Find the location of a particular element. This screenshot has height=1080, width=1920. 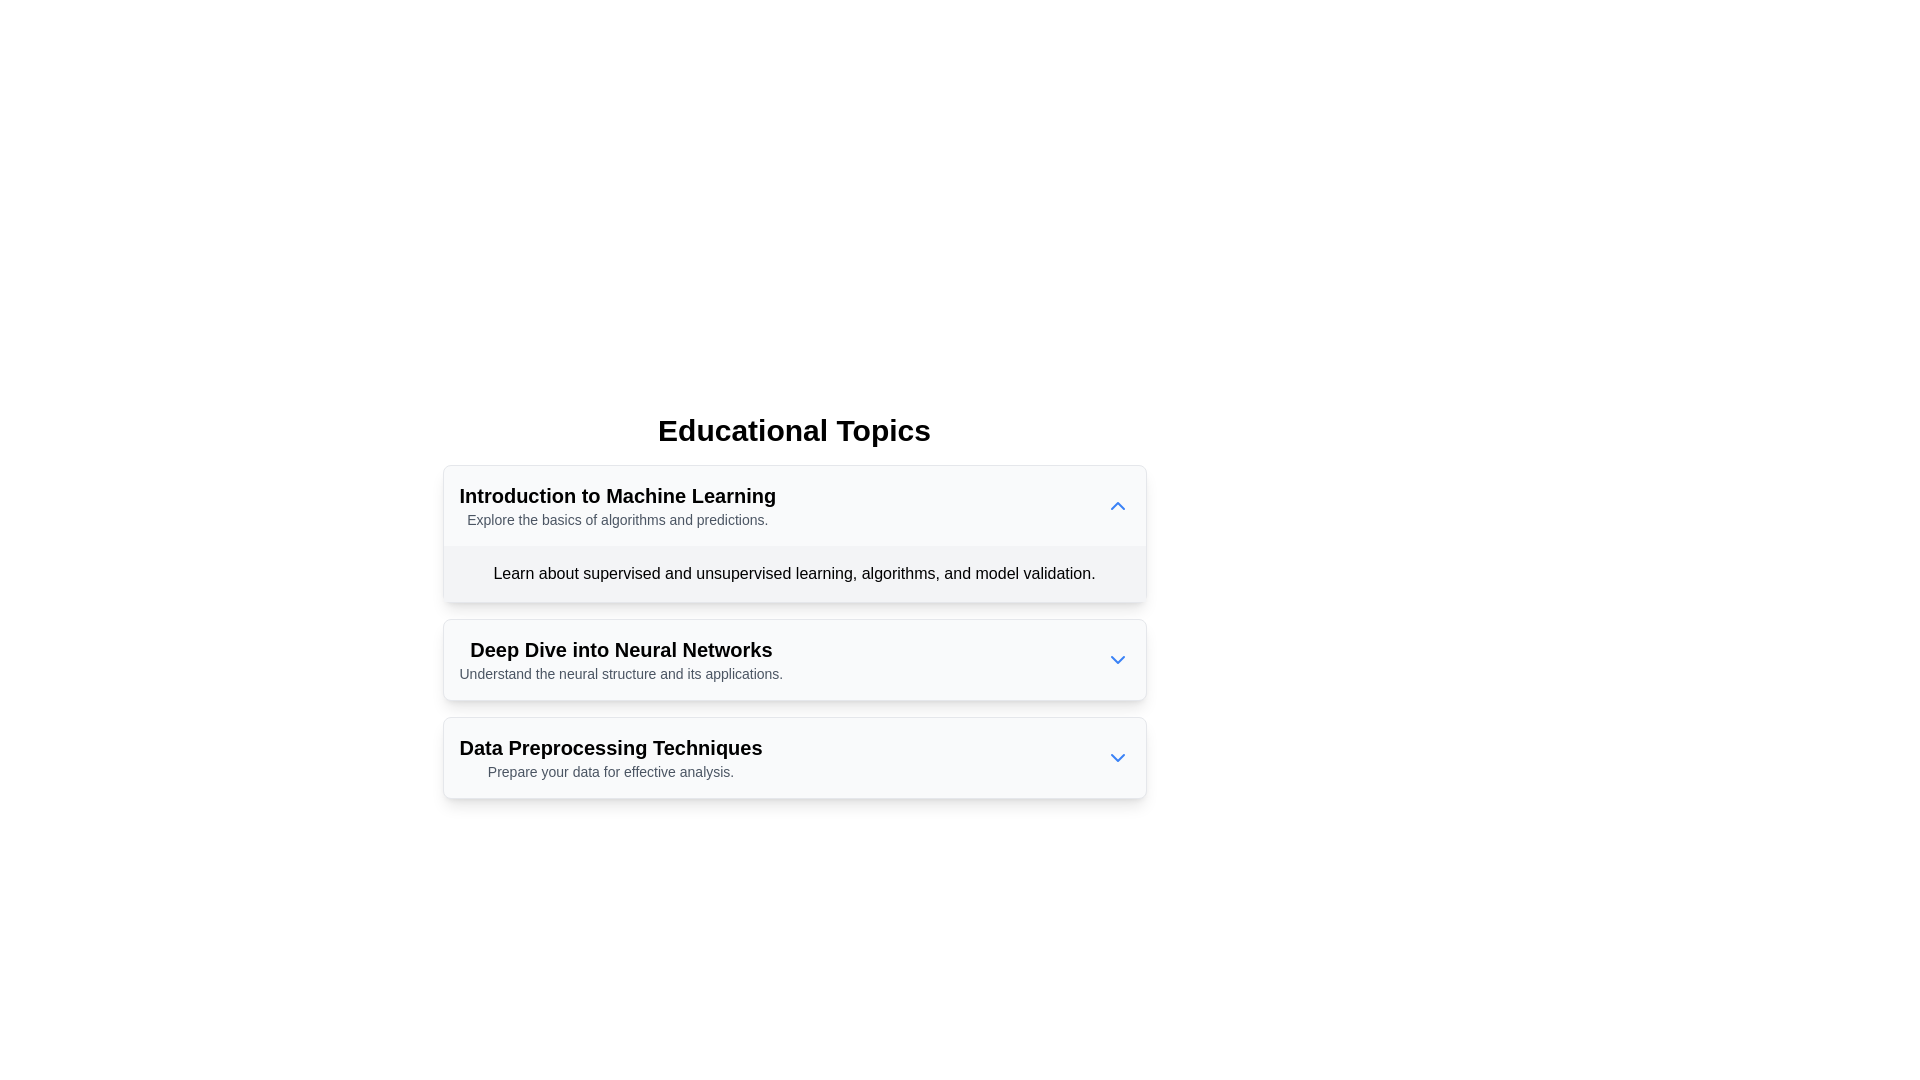

textual content stating 'Learn about supervised and unsupervised learning, algorithms, and model validation.' which is located centrally beneath the title 'Introduction to Machine Learning' in the first collapsible section is located at coordinates (793, 574).